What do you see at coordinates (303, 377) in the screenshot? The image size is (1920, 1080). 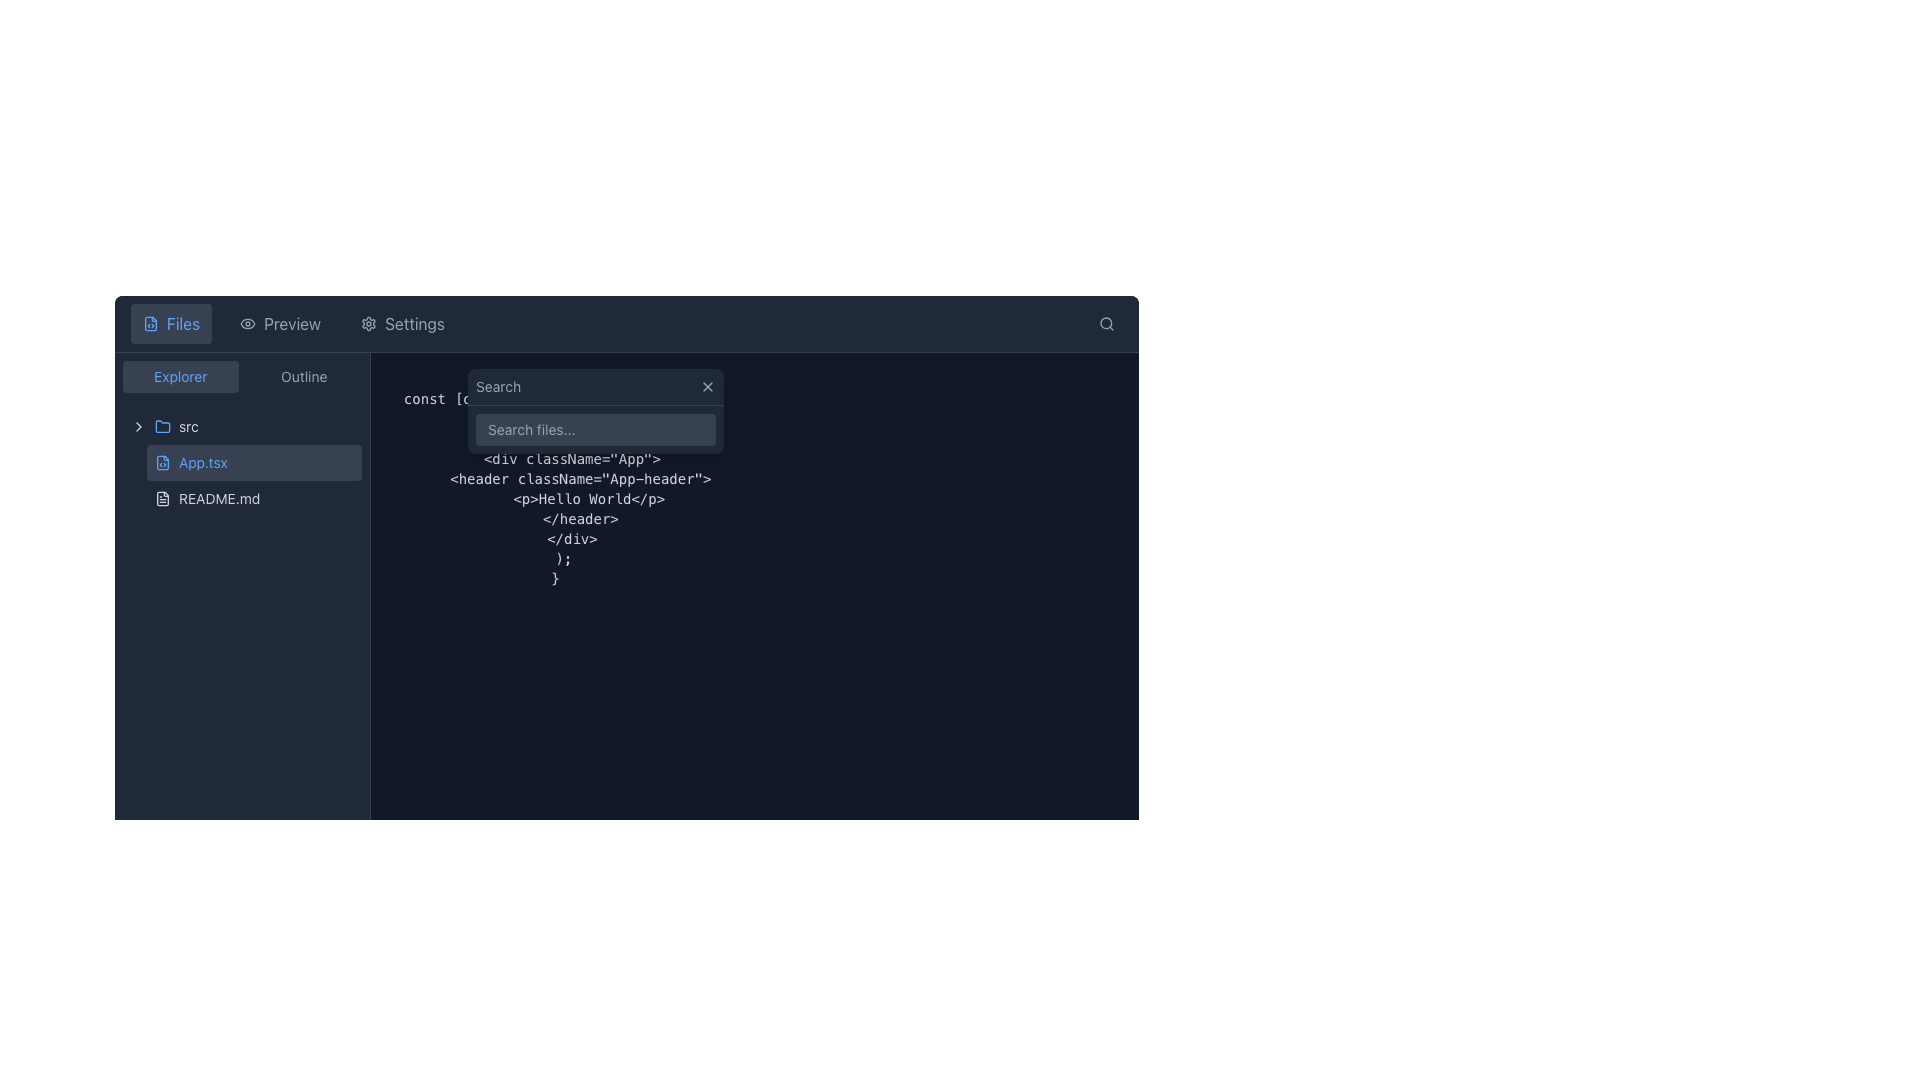 I see `the 'Outline' button, which is a rectangular button with gray text and a darker background on hover` at bounding box center [303, 377].